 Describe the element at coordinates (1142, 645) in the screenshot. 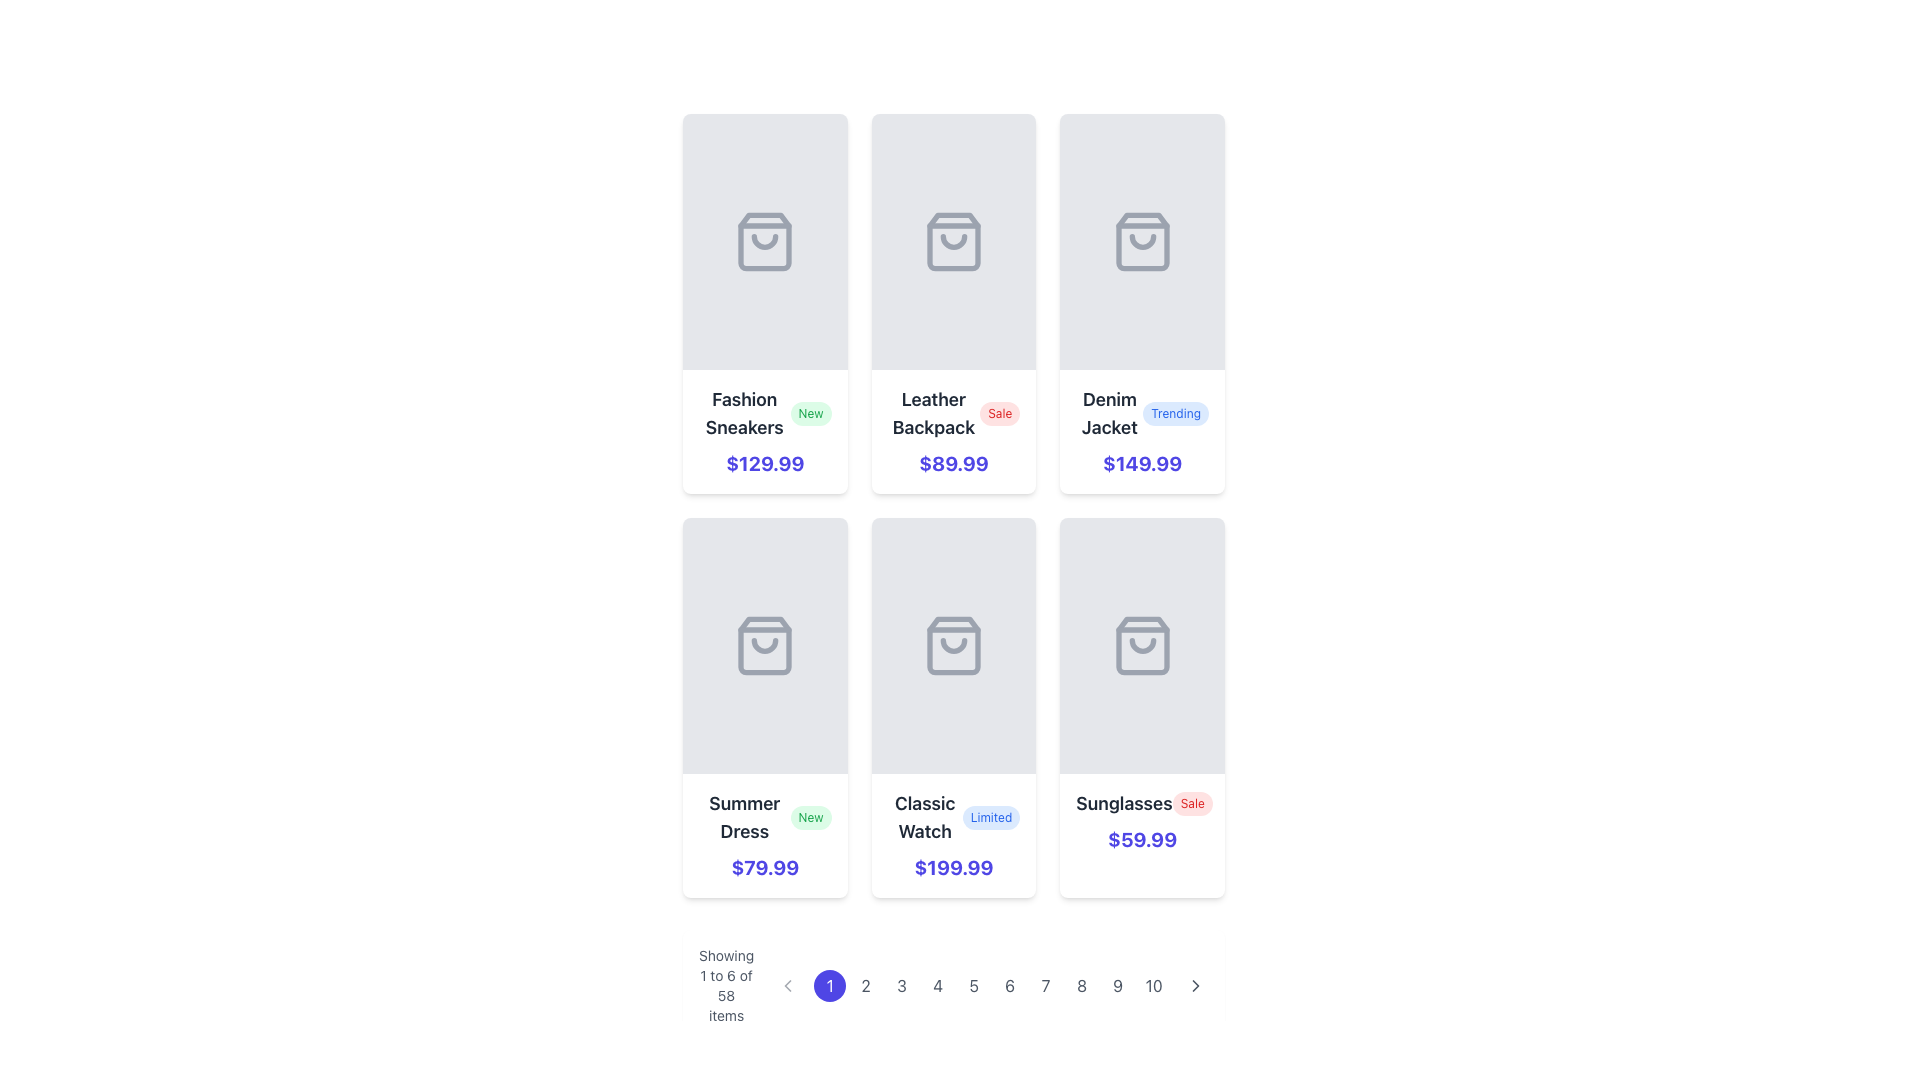

I see `the shopping bag icon located at the top of the 'Sunglasses' card, which is the sixth card in the grid layout` at that location.